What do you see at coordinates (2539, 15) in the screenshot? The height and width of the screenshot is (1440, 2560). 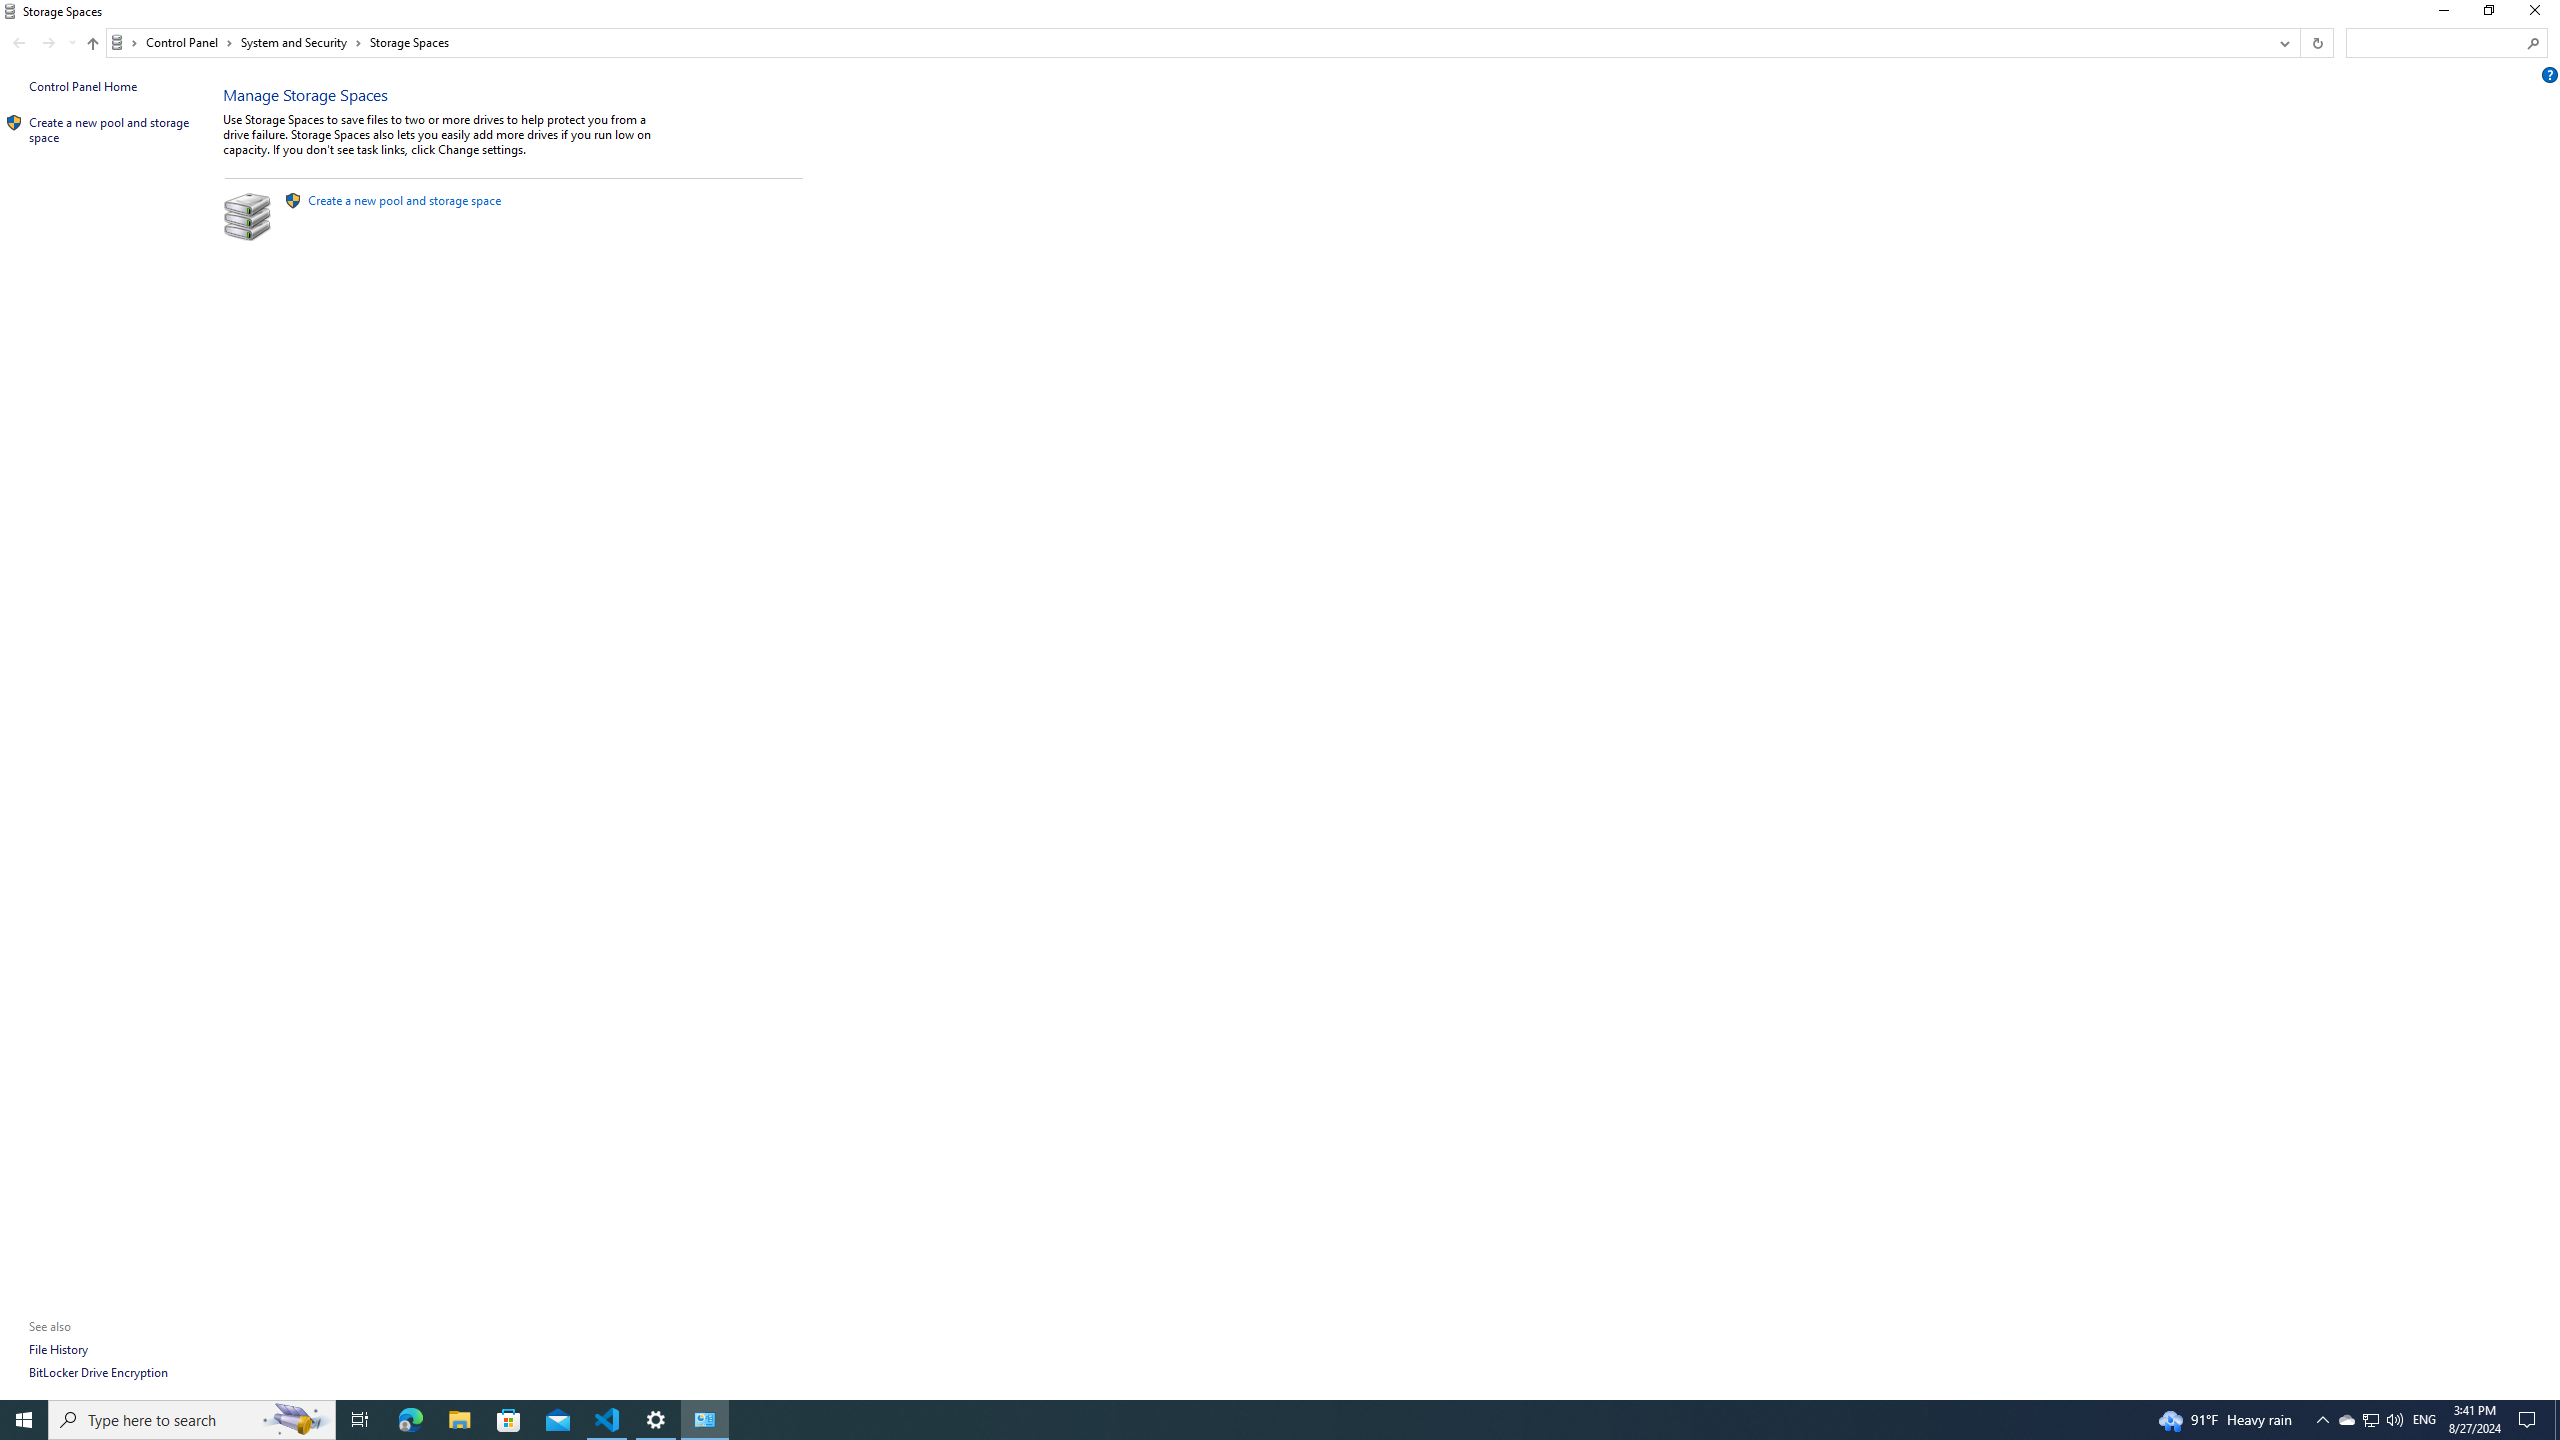 I see `'Close'` at bounding box center [2539, 15].